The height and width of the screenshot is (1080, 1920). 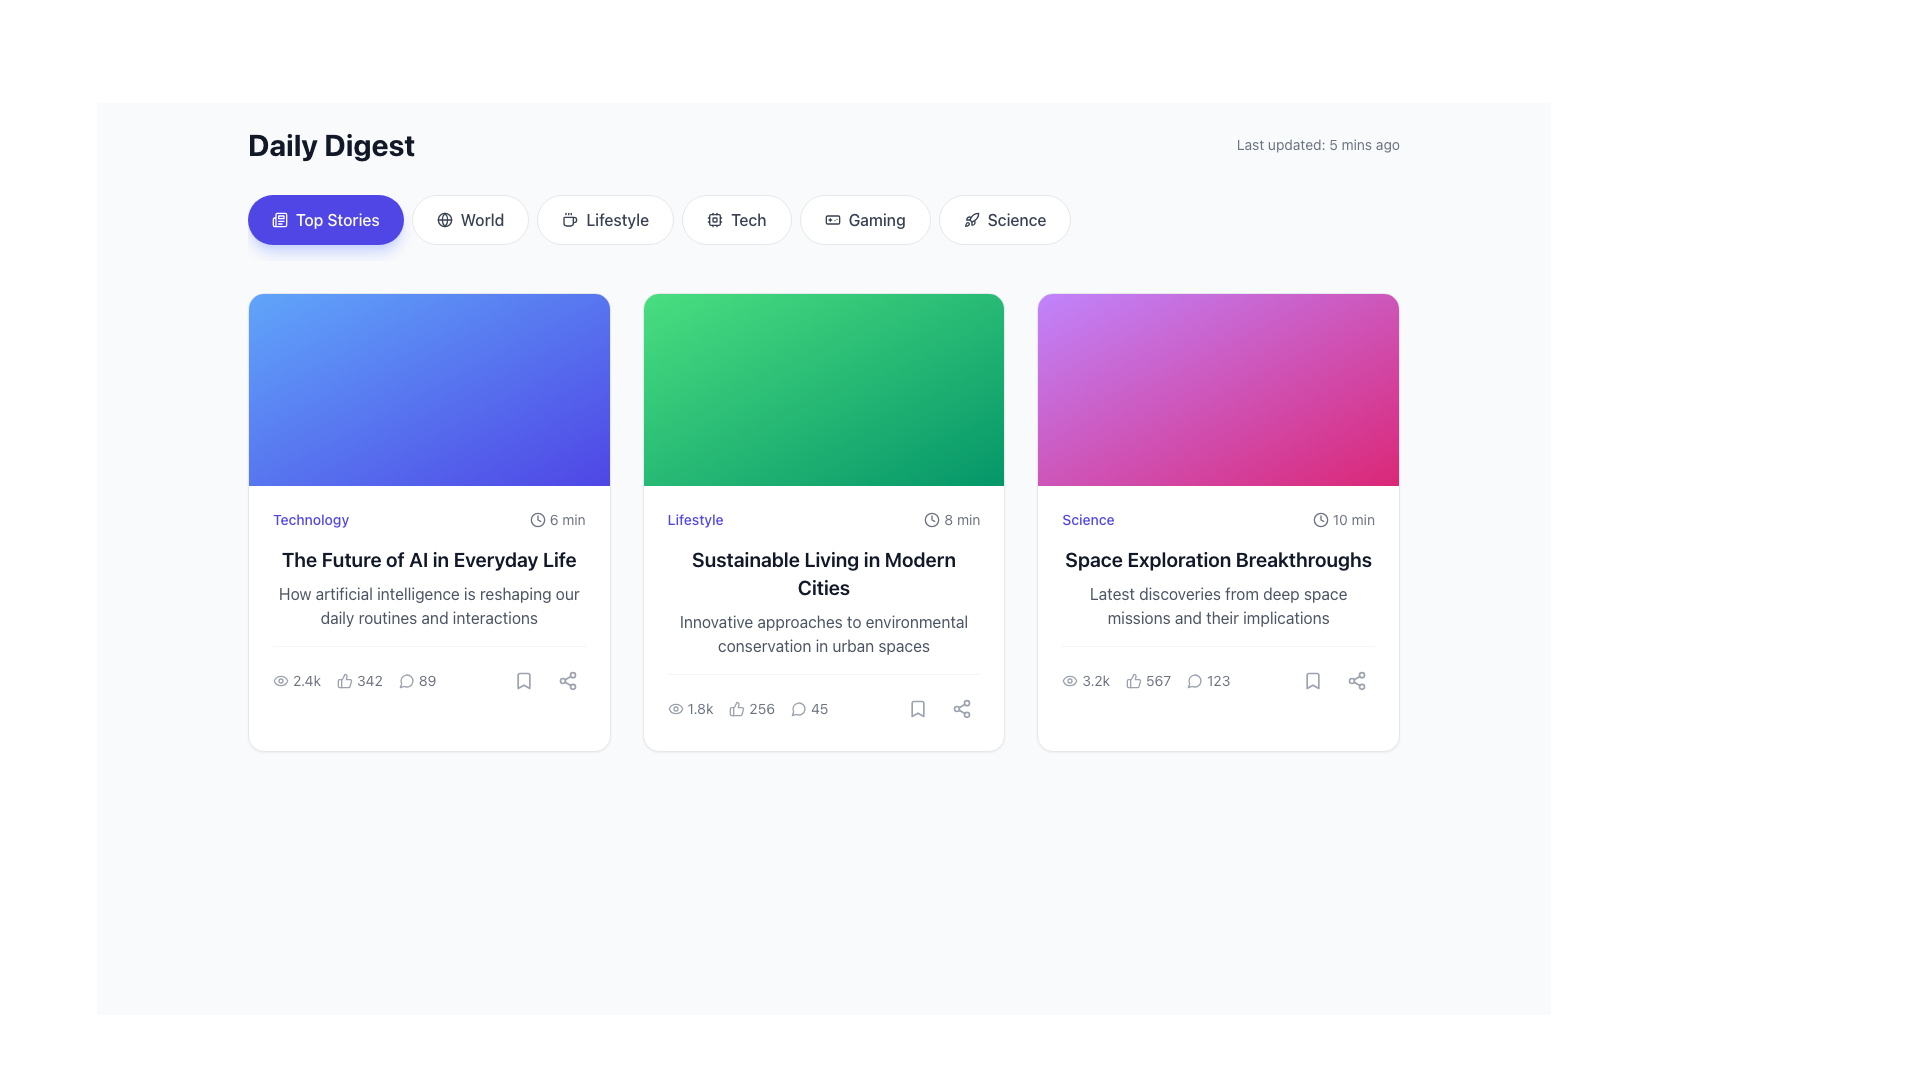 I want to click on the comment icon displaying the count '123' located below the 'Science' header in the lower section of the third card, so click(x=1207, y=680).